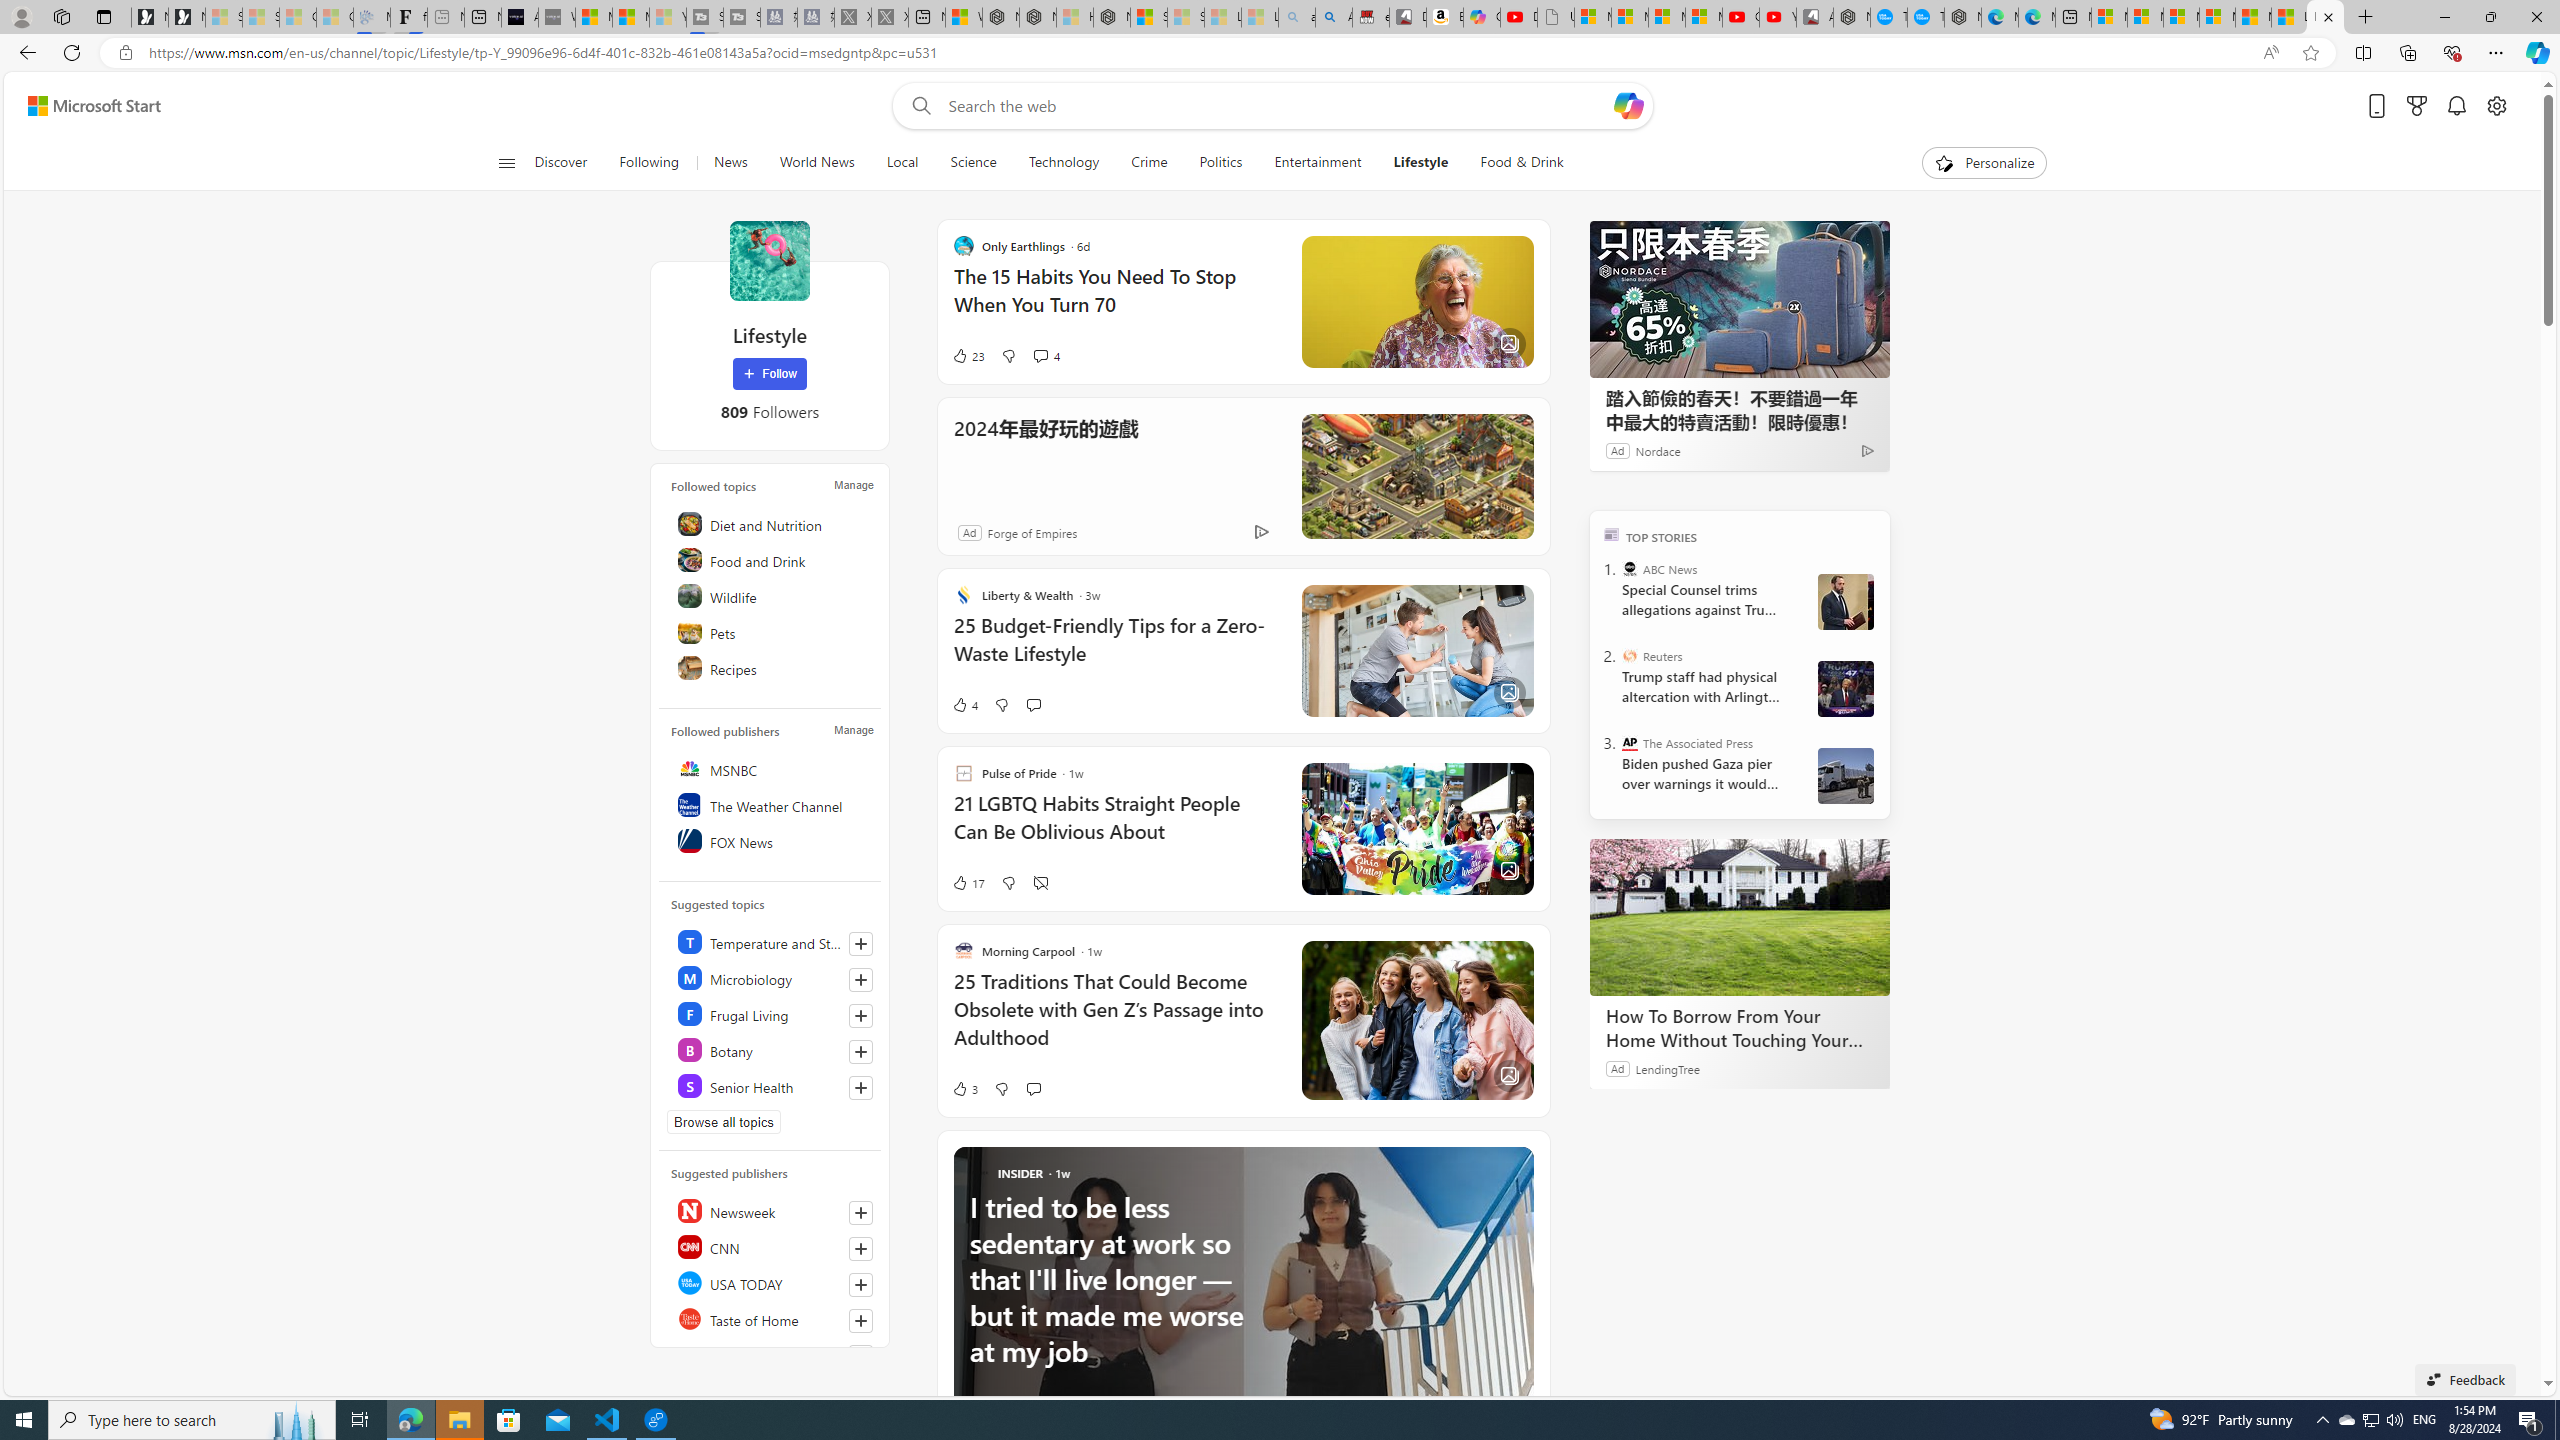 This screenshot has height=1440, width=2560. Describe the element at coordinates (1039, 356) in the screenshot. I see `'View comments 4 Comment'` at that location.